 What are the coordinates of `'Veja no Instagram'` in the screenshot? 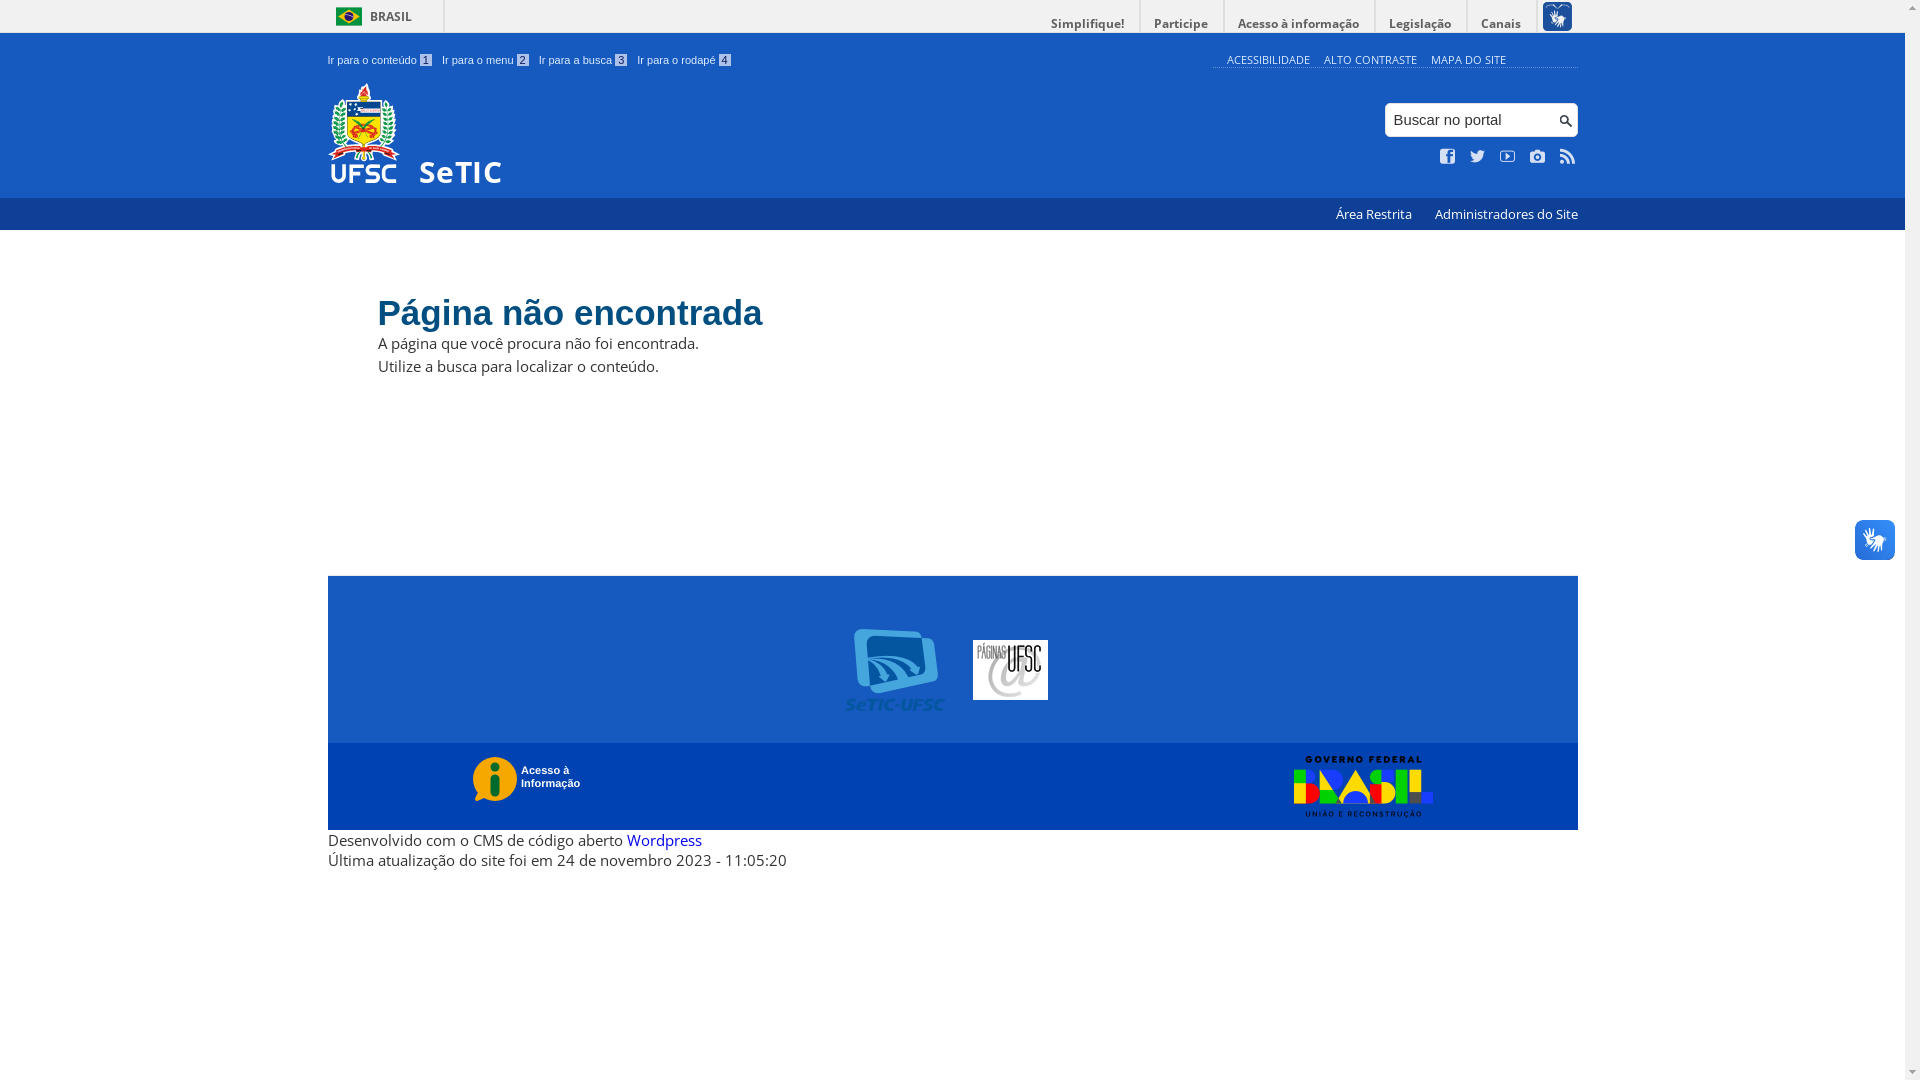 It's located at (1536, 156).